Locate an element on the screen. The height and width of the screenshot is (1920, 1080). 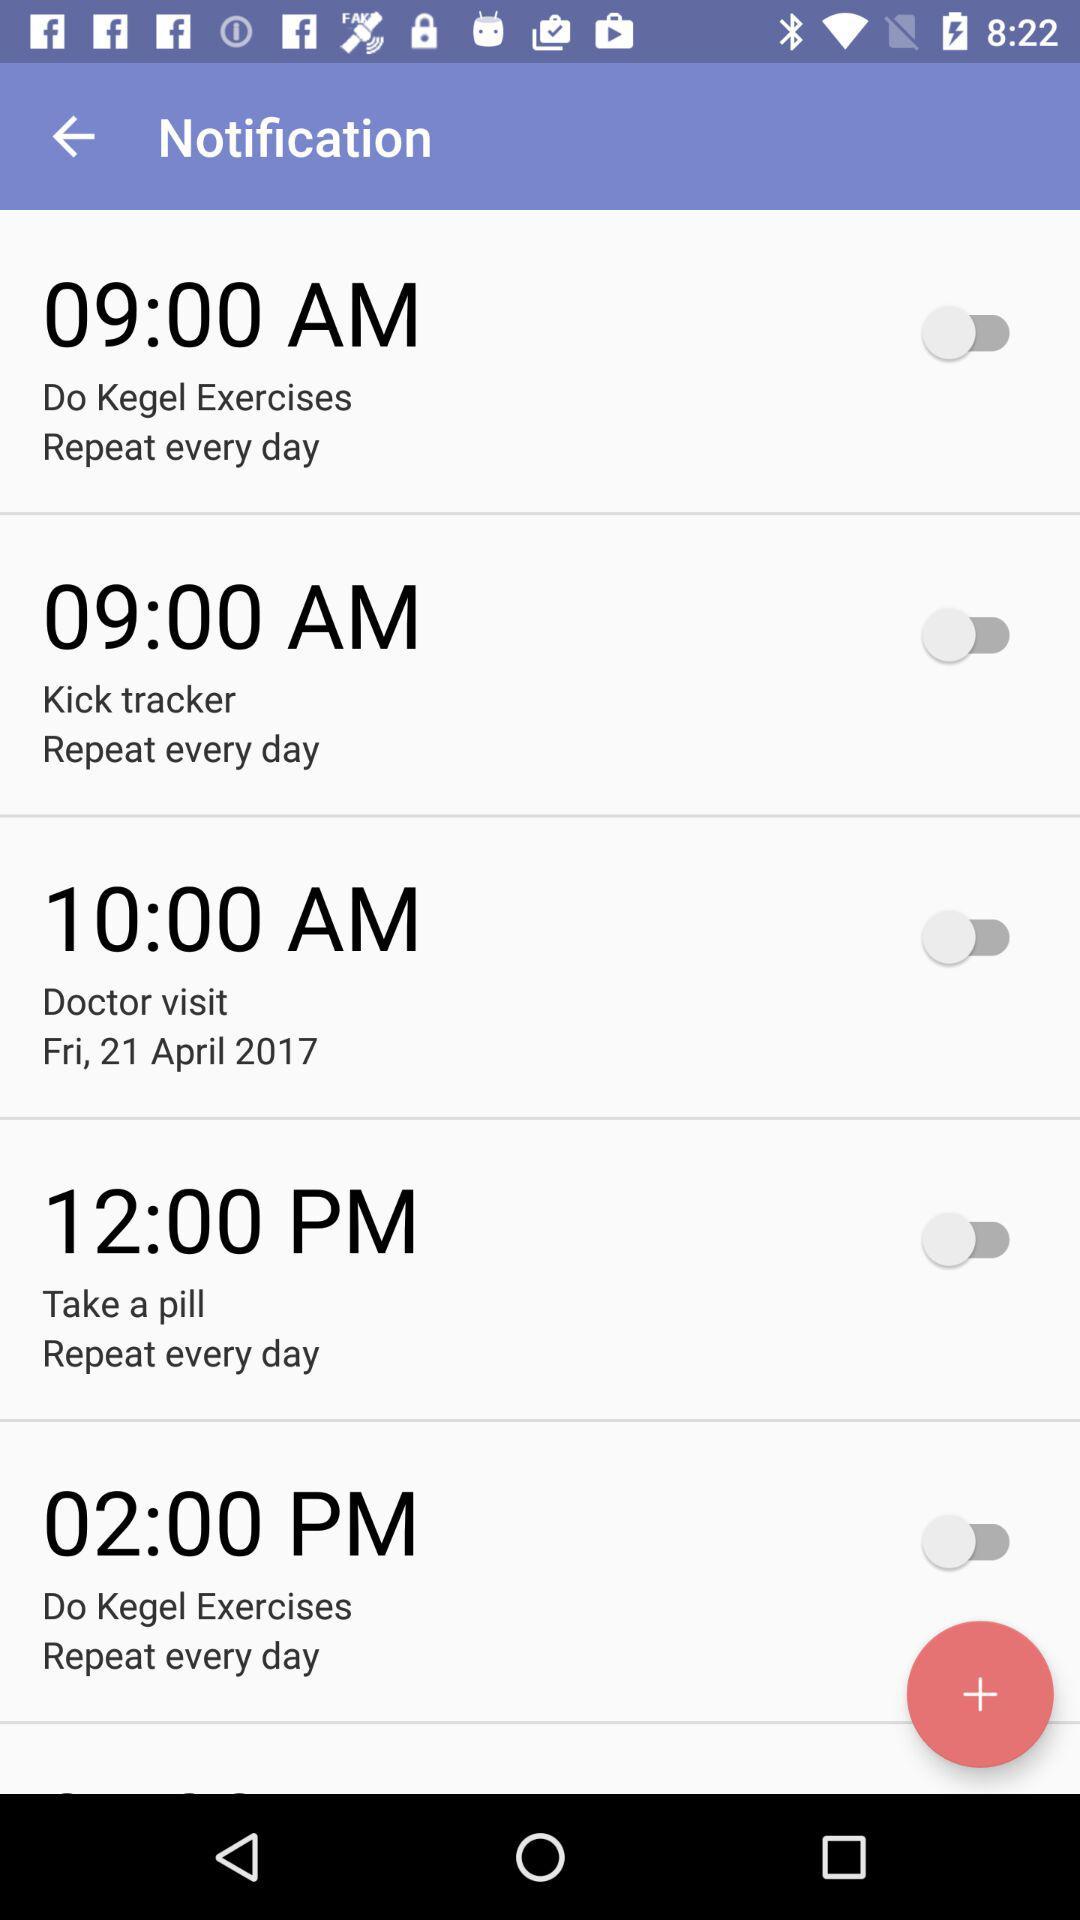
the add icon is located at coordinates (979, 1693).